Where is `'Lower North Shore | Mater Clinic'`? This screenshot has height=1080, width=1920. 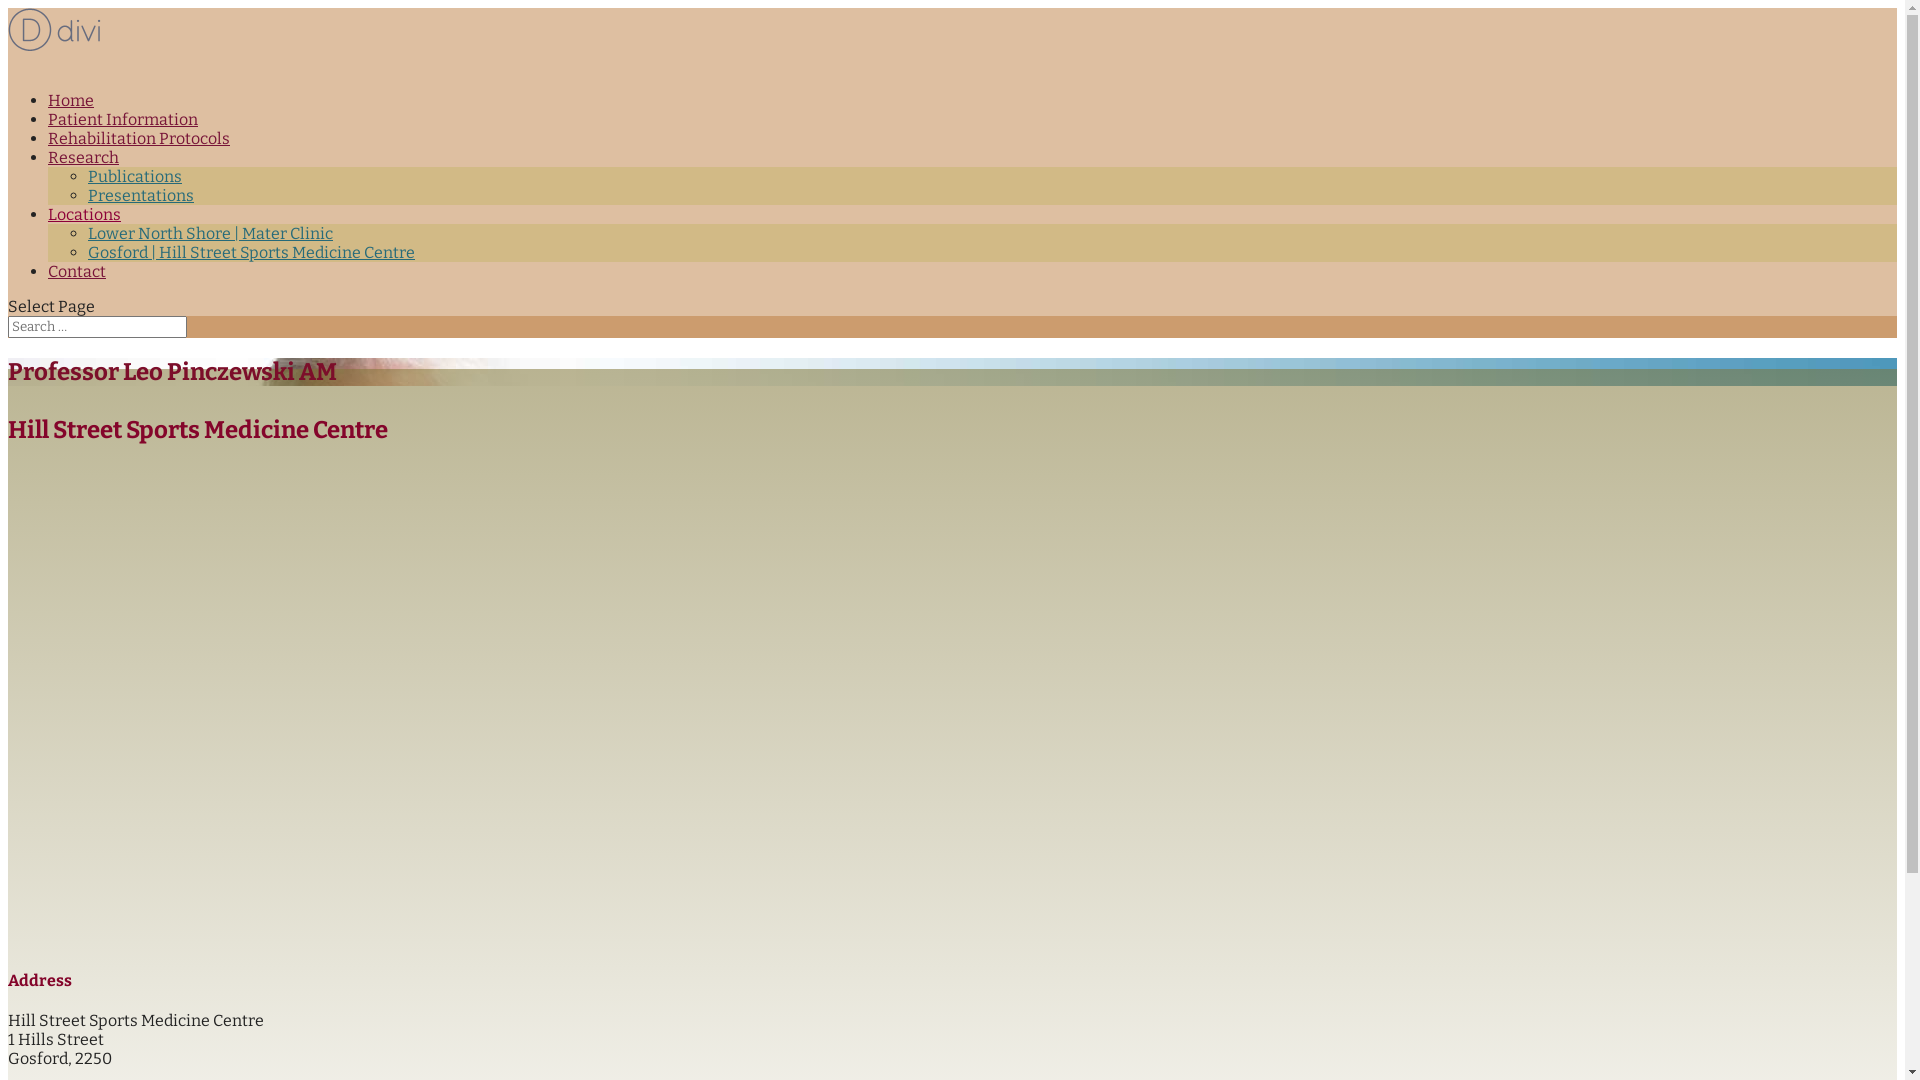
'Lower North Shore | Mater Clinic' is located at coordinates (210, 232).